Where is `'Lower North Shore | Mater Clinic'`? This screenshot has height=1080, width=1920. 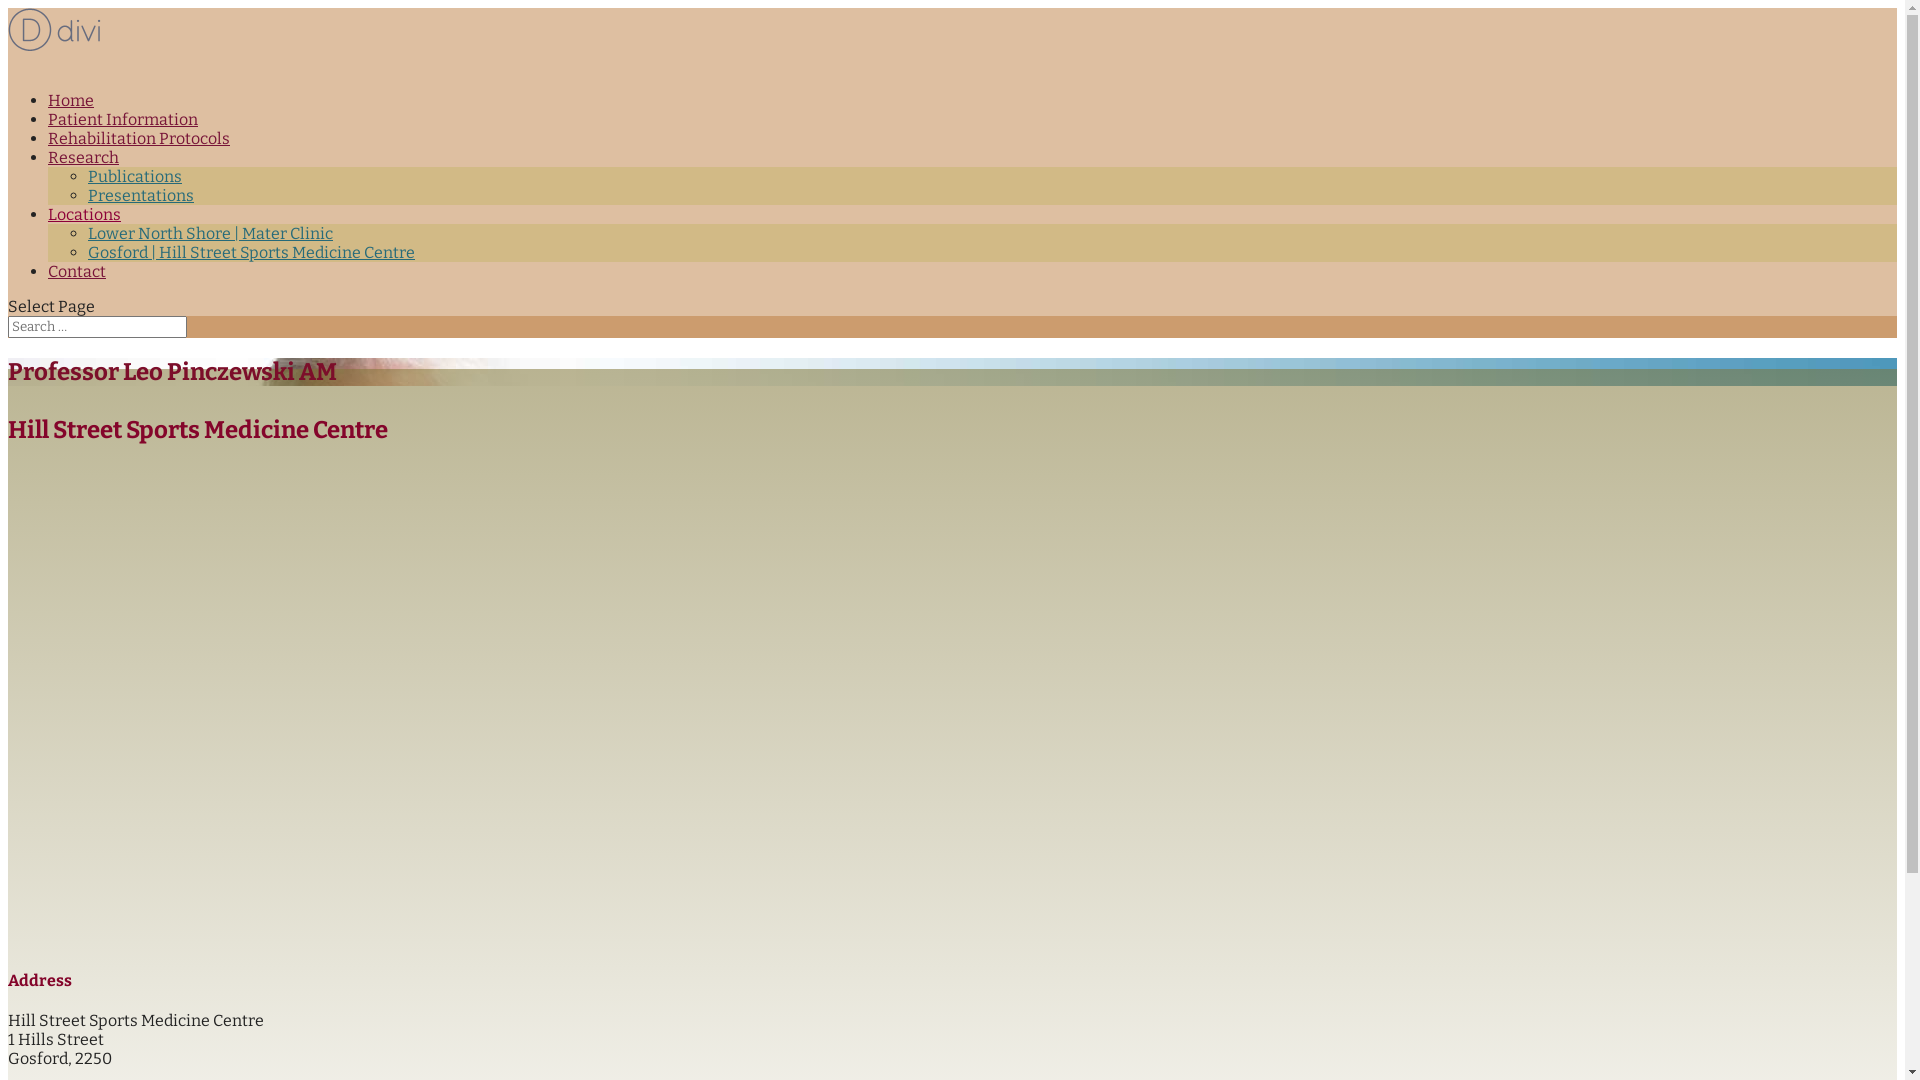
'Lower North Shore | Mater Clinic' is located at coordinates (210, 232).